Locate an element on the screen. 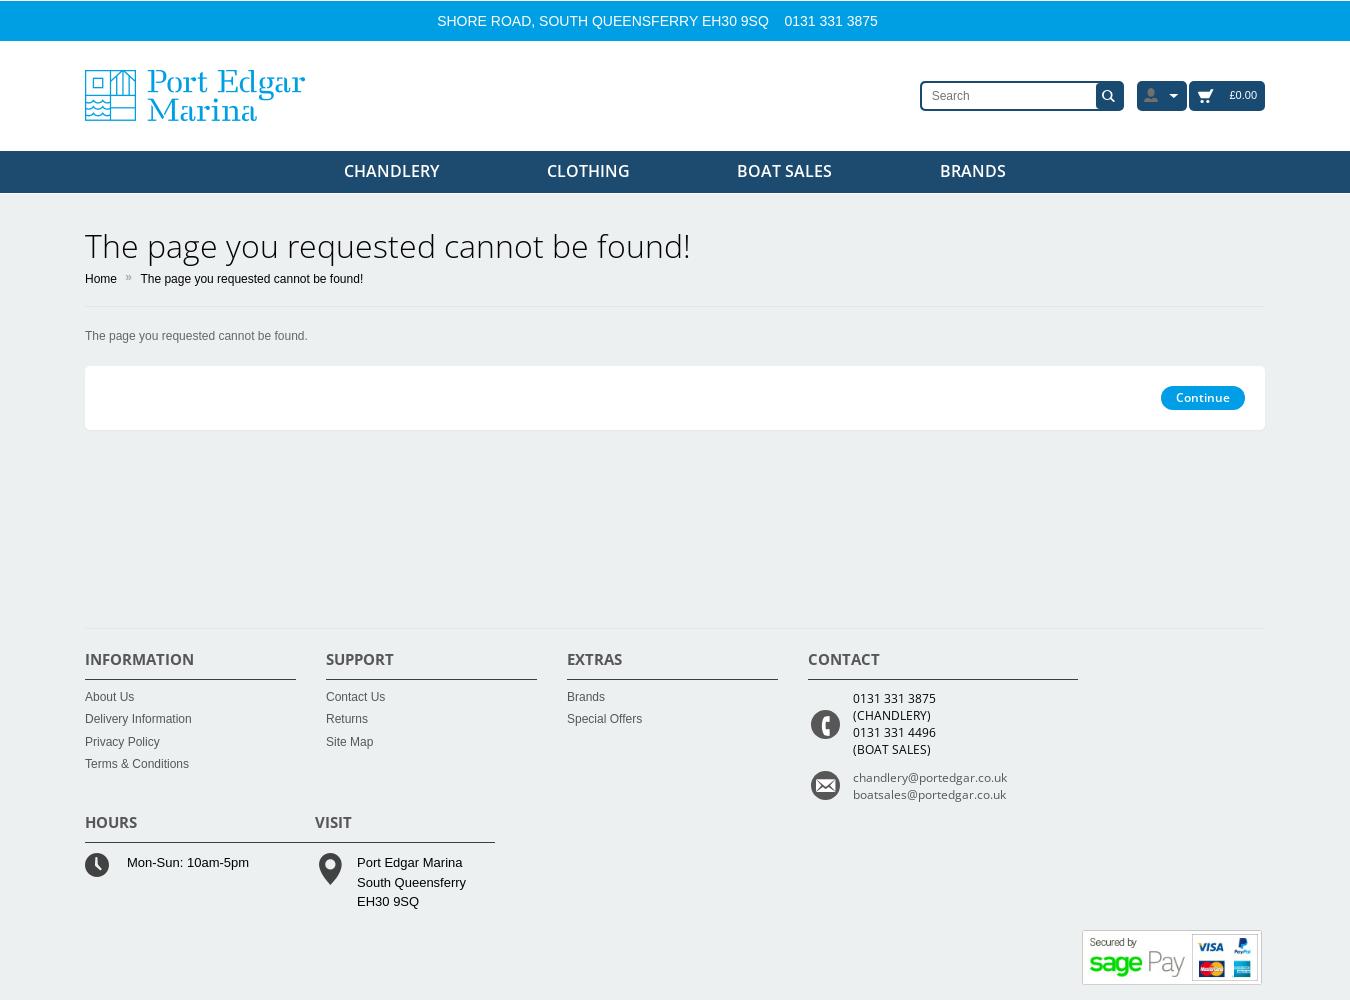  'boatsales@portedgar.co.uk' is located at coordinates (928, 793).